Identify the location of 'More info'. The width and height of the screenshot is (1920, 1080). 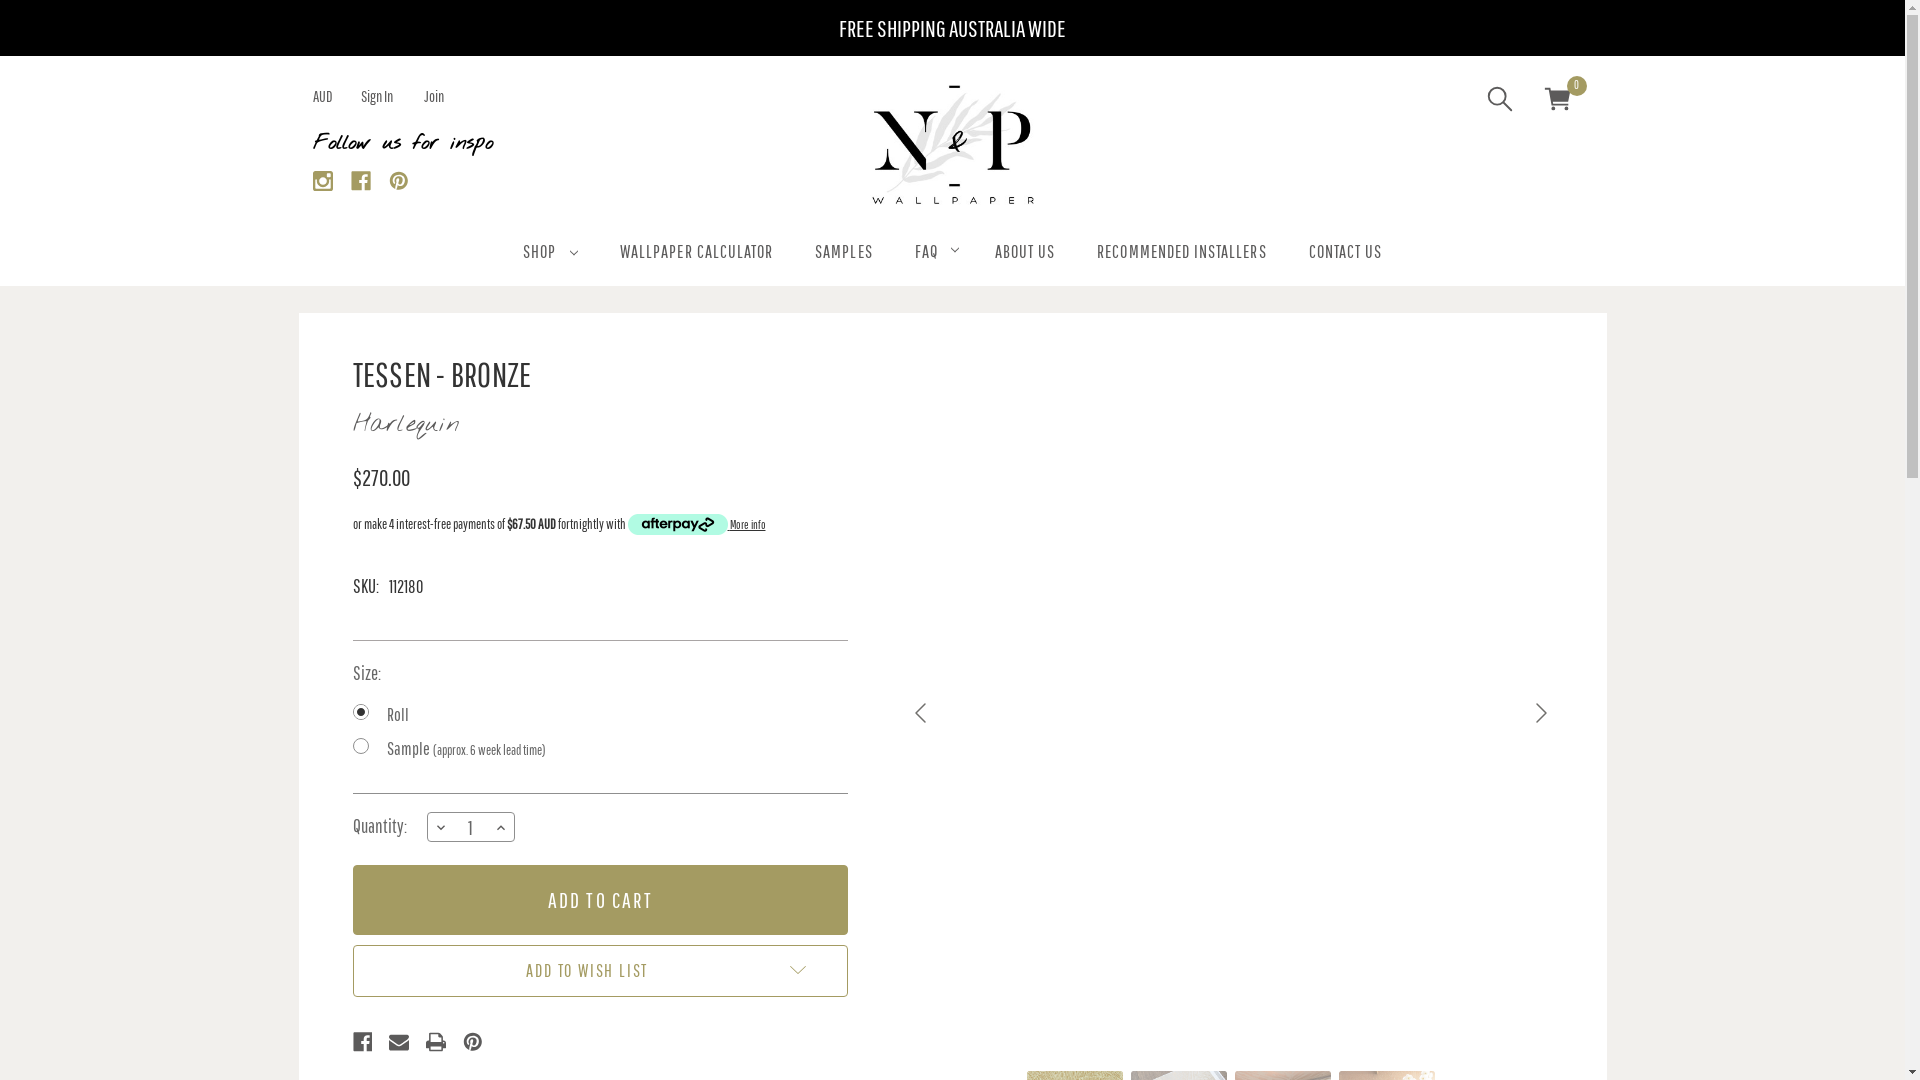
(696, 523).